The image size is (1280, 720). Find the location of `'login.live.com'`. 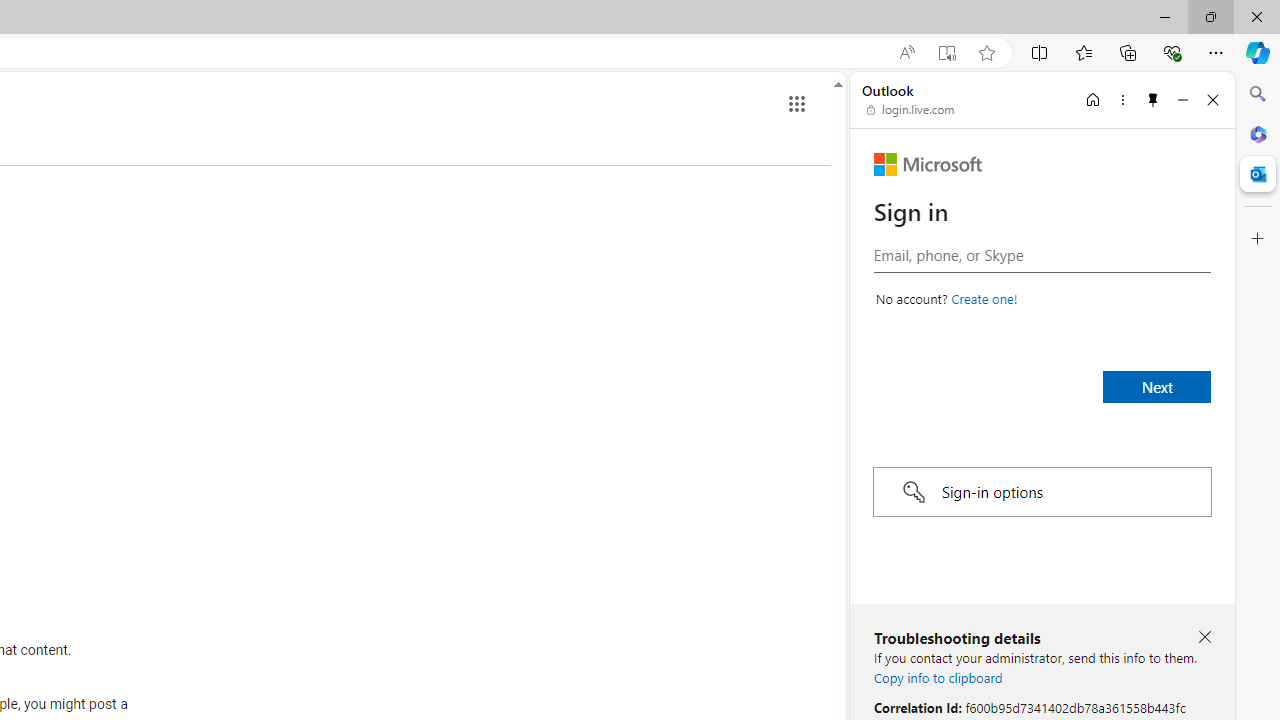

'login.live.com' is located at coordinates (910, 110).